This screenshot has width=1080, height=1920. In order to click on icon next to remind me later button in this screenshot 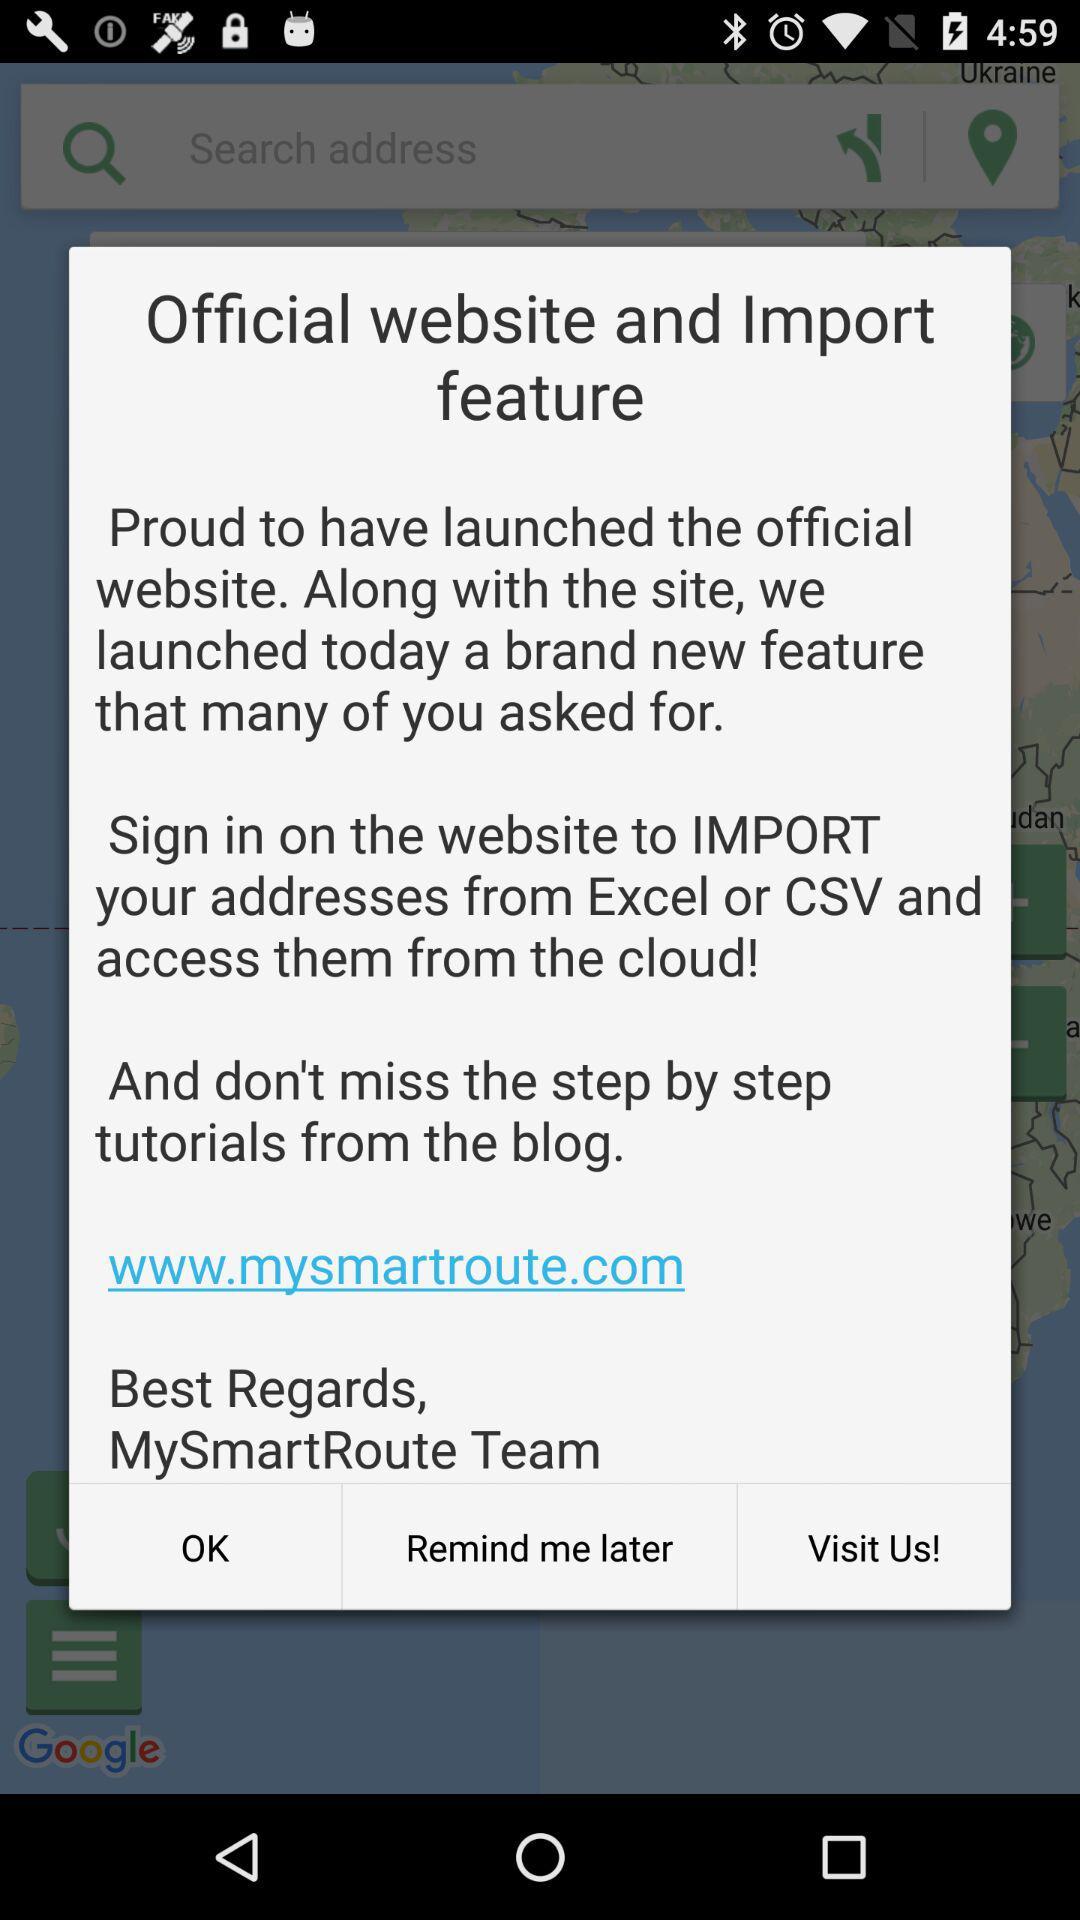, I will do `click(873, 1546)`.